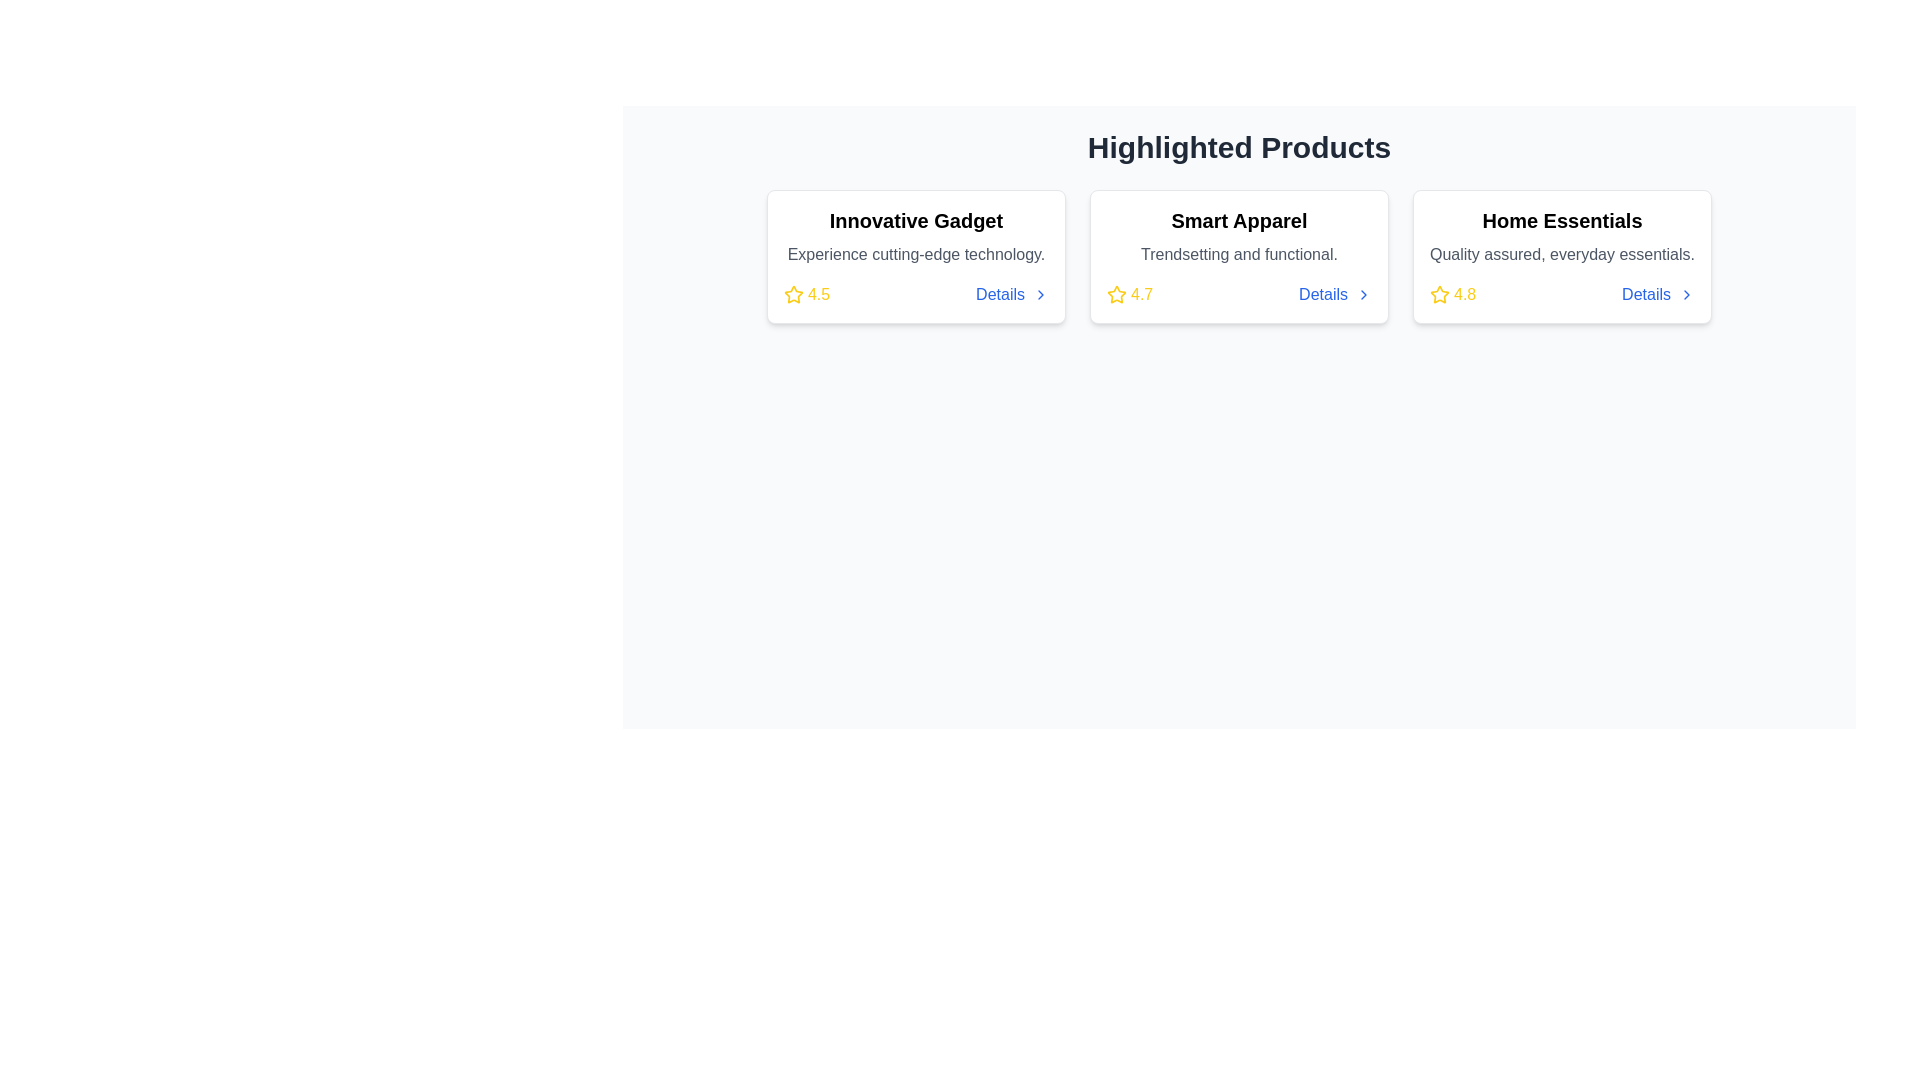  What do you see at coordinates (1000, 294) in the screenshot?
I see `the actionable text label located below the 4.5 star rating in the 'Innovative Gadget' card` at bounding box center [1000, 294].